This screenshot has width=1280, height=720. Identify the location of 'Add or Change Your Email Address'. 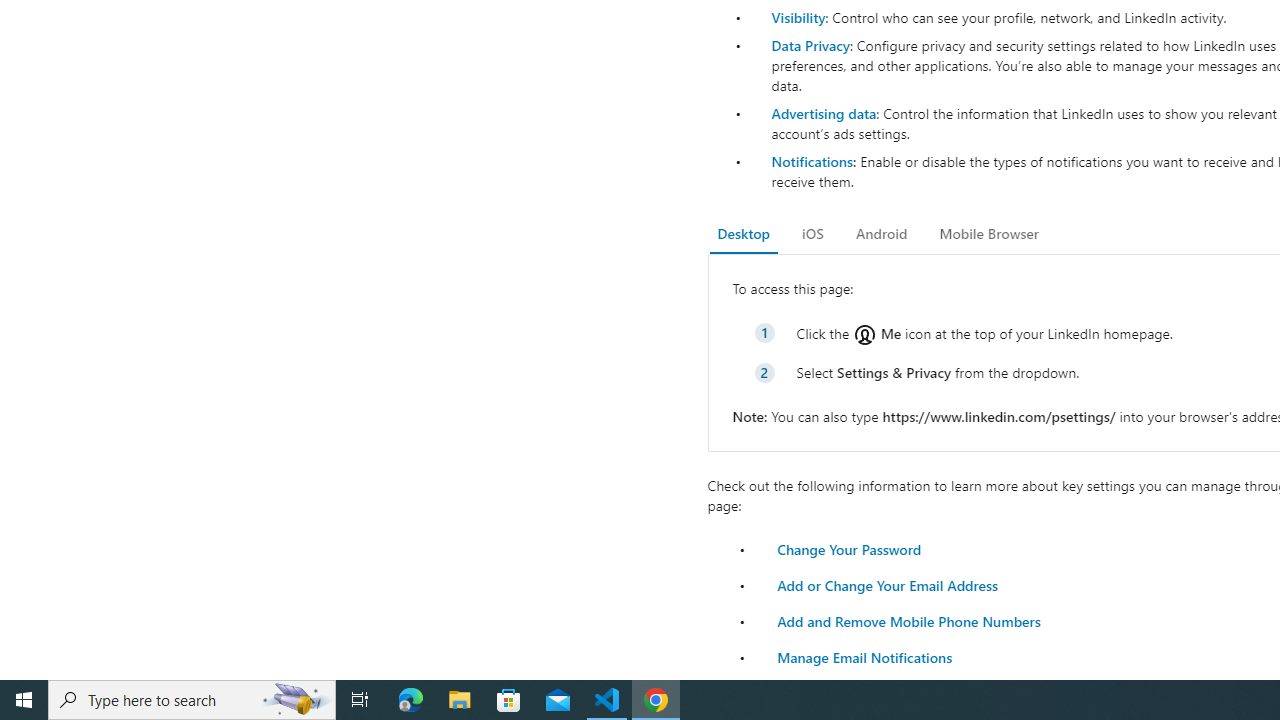
(886, 585).